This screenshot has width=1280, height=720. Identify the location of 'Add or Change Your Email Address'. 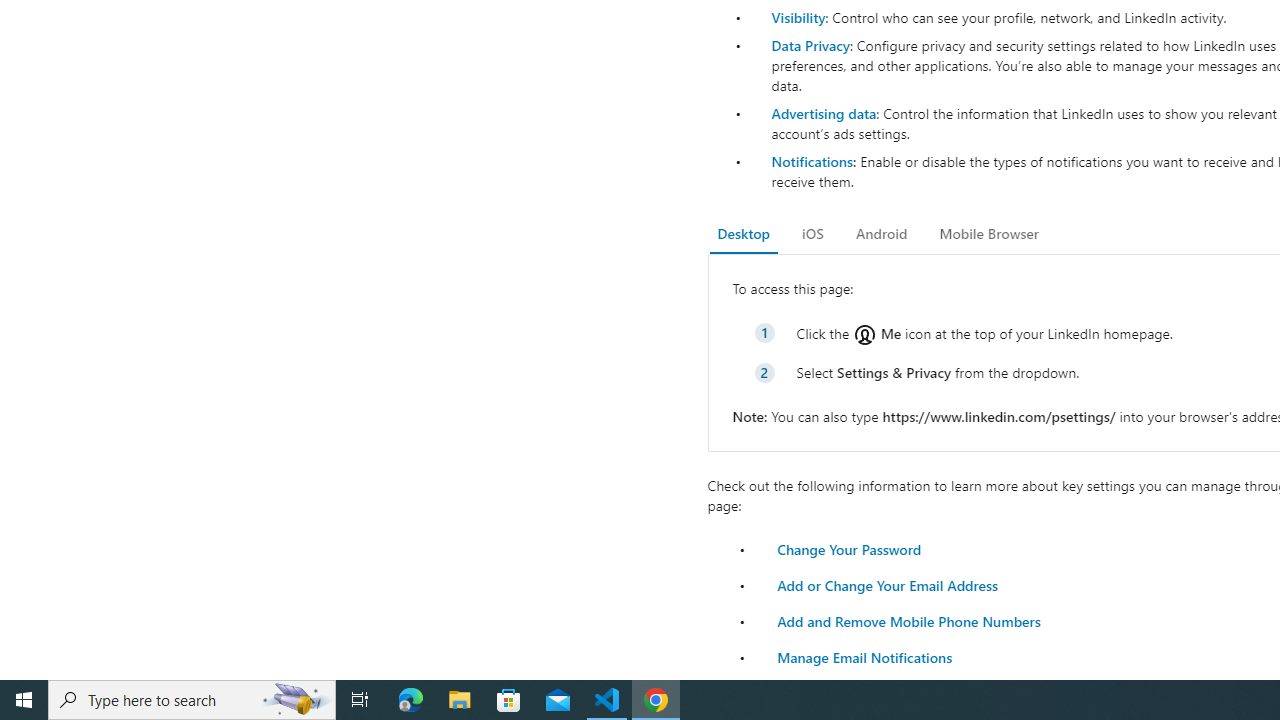
(886, 585).